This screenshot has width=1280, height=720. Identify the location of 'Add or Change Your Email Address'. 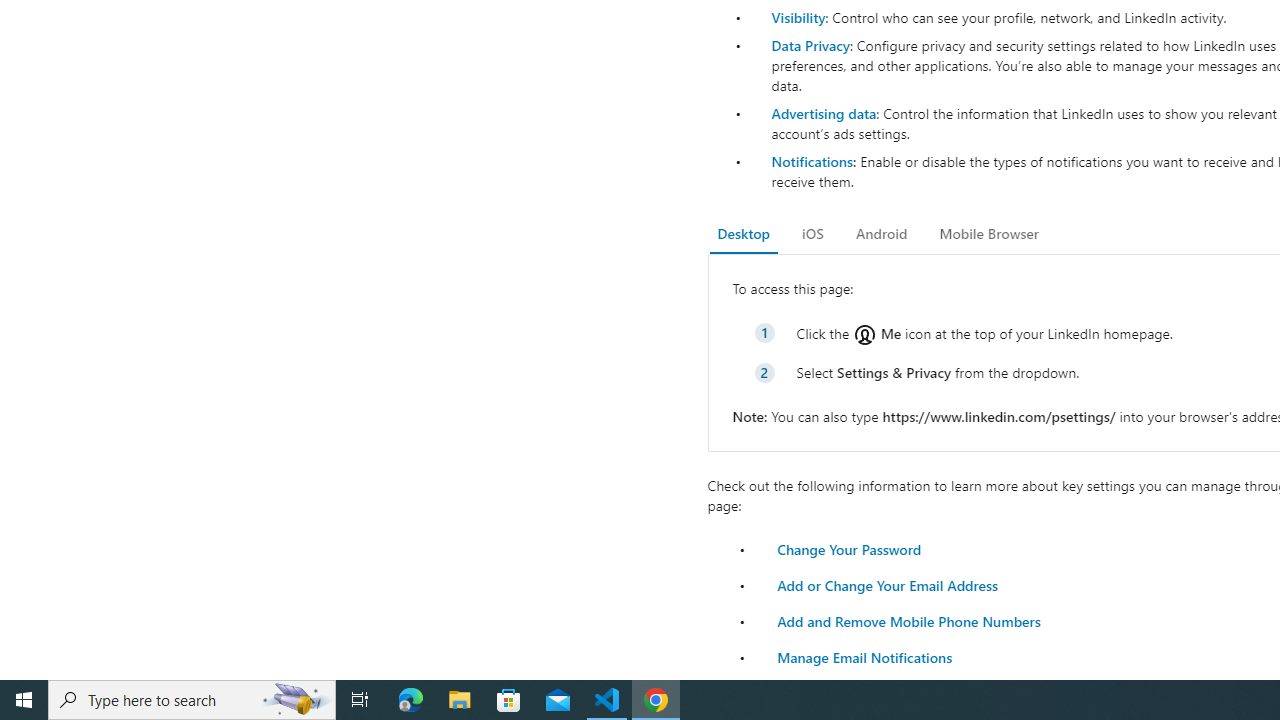
(886, 585).